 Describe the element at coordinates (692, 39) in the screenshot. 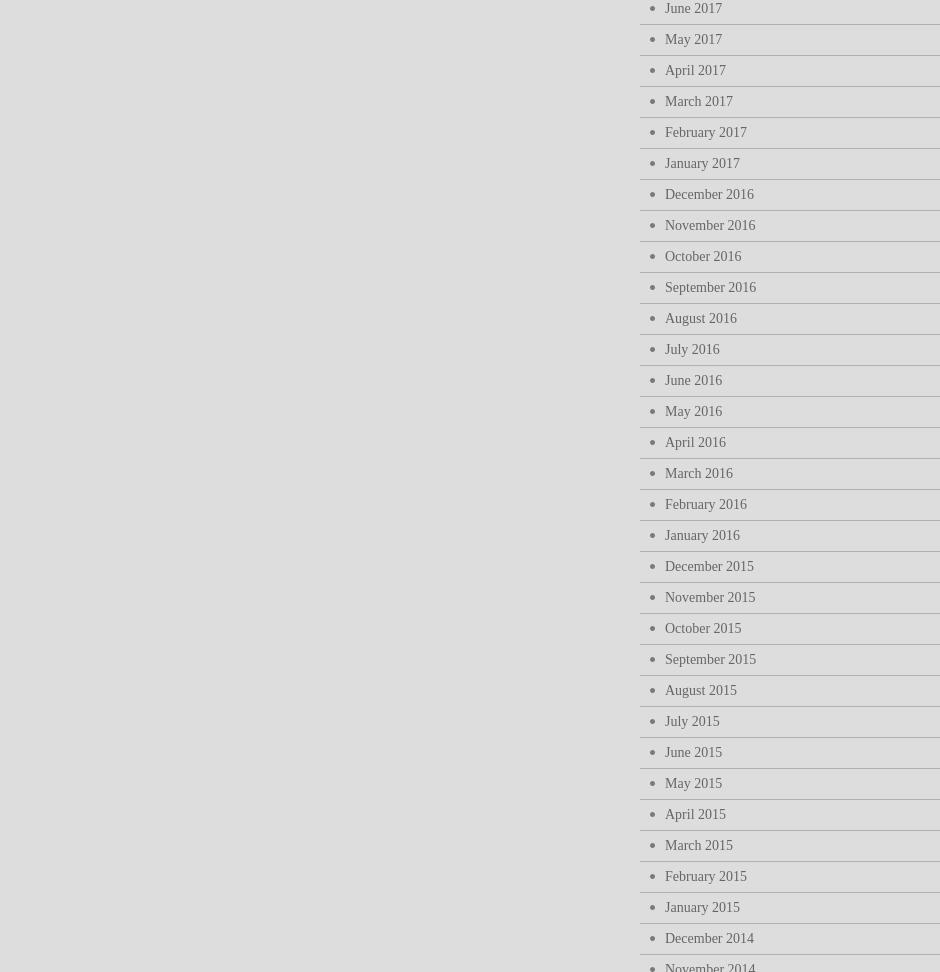

I see `'May 2017'` at that location.